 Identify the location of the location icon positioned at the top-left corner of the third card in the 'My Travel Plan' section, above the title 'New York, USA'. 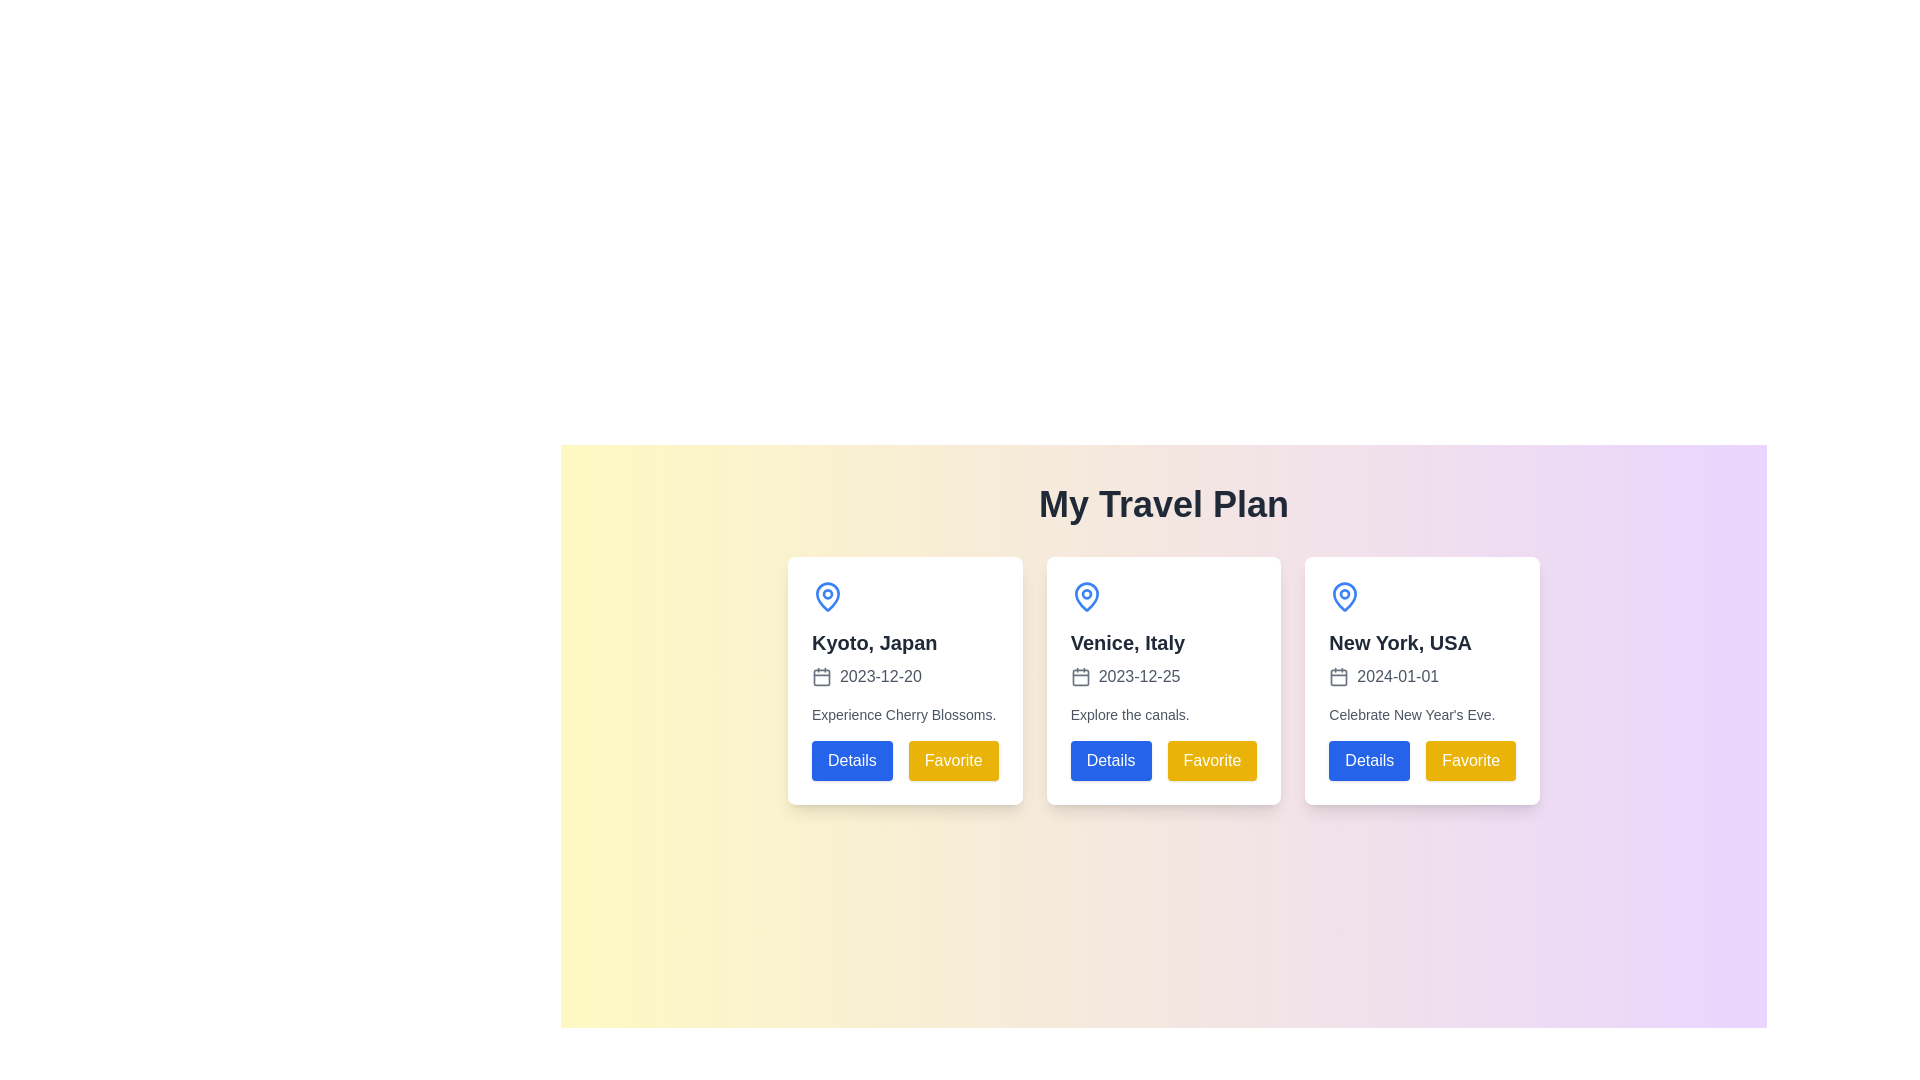
(1345, 596).